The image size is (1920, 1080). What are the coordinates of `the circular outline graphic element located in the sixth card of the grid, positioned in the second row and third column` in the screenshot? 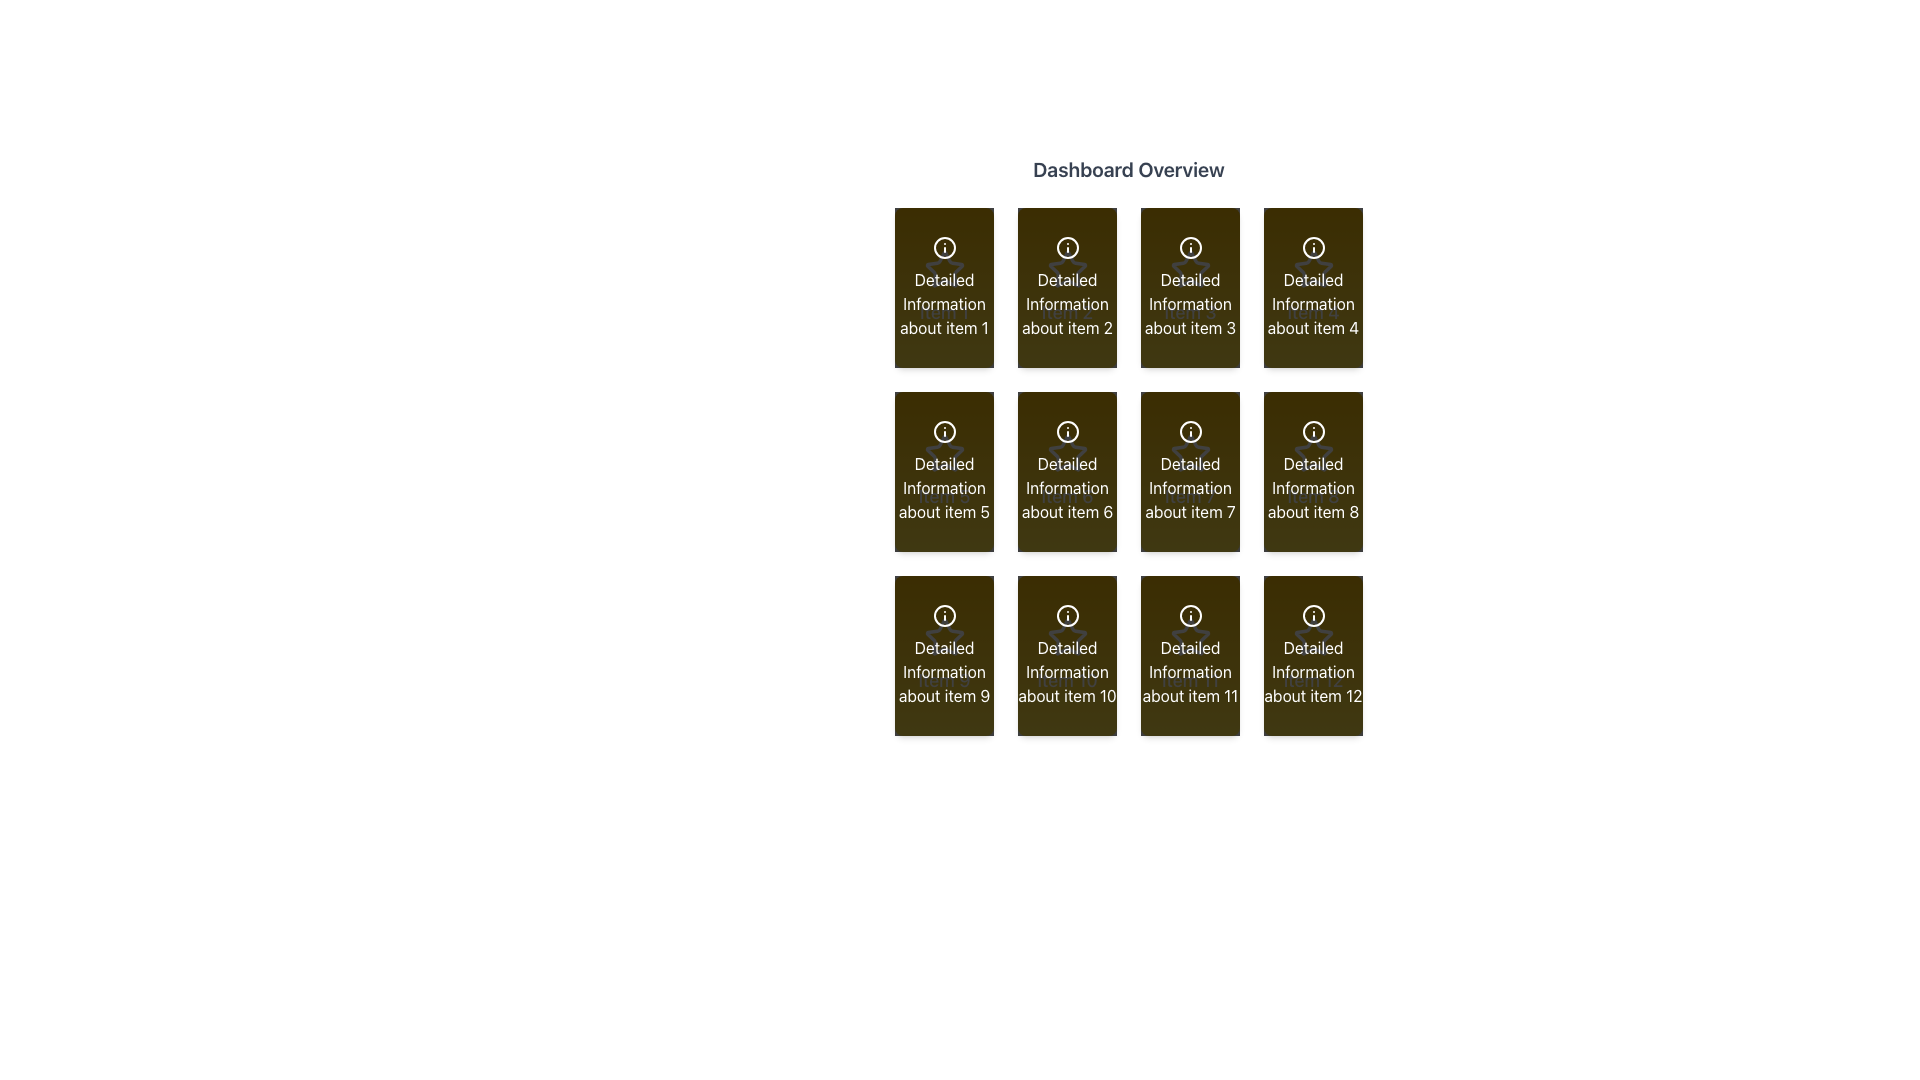 It's located at (1066, 431).